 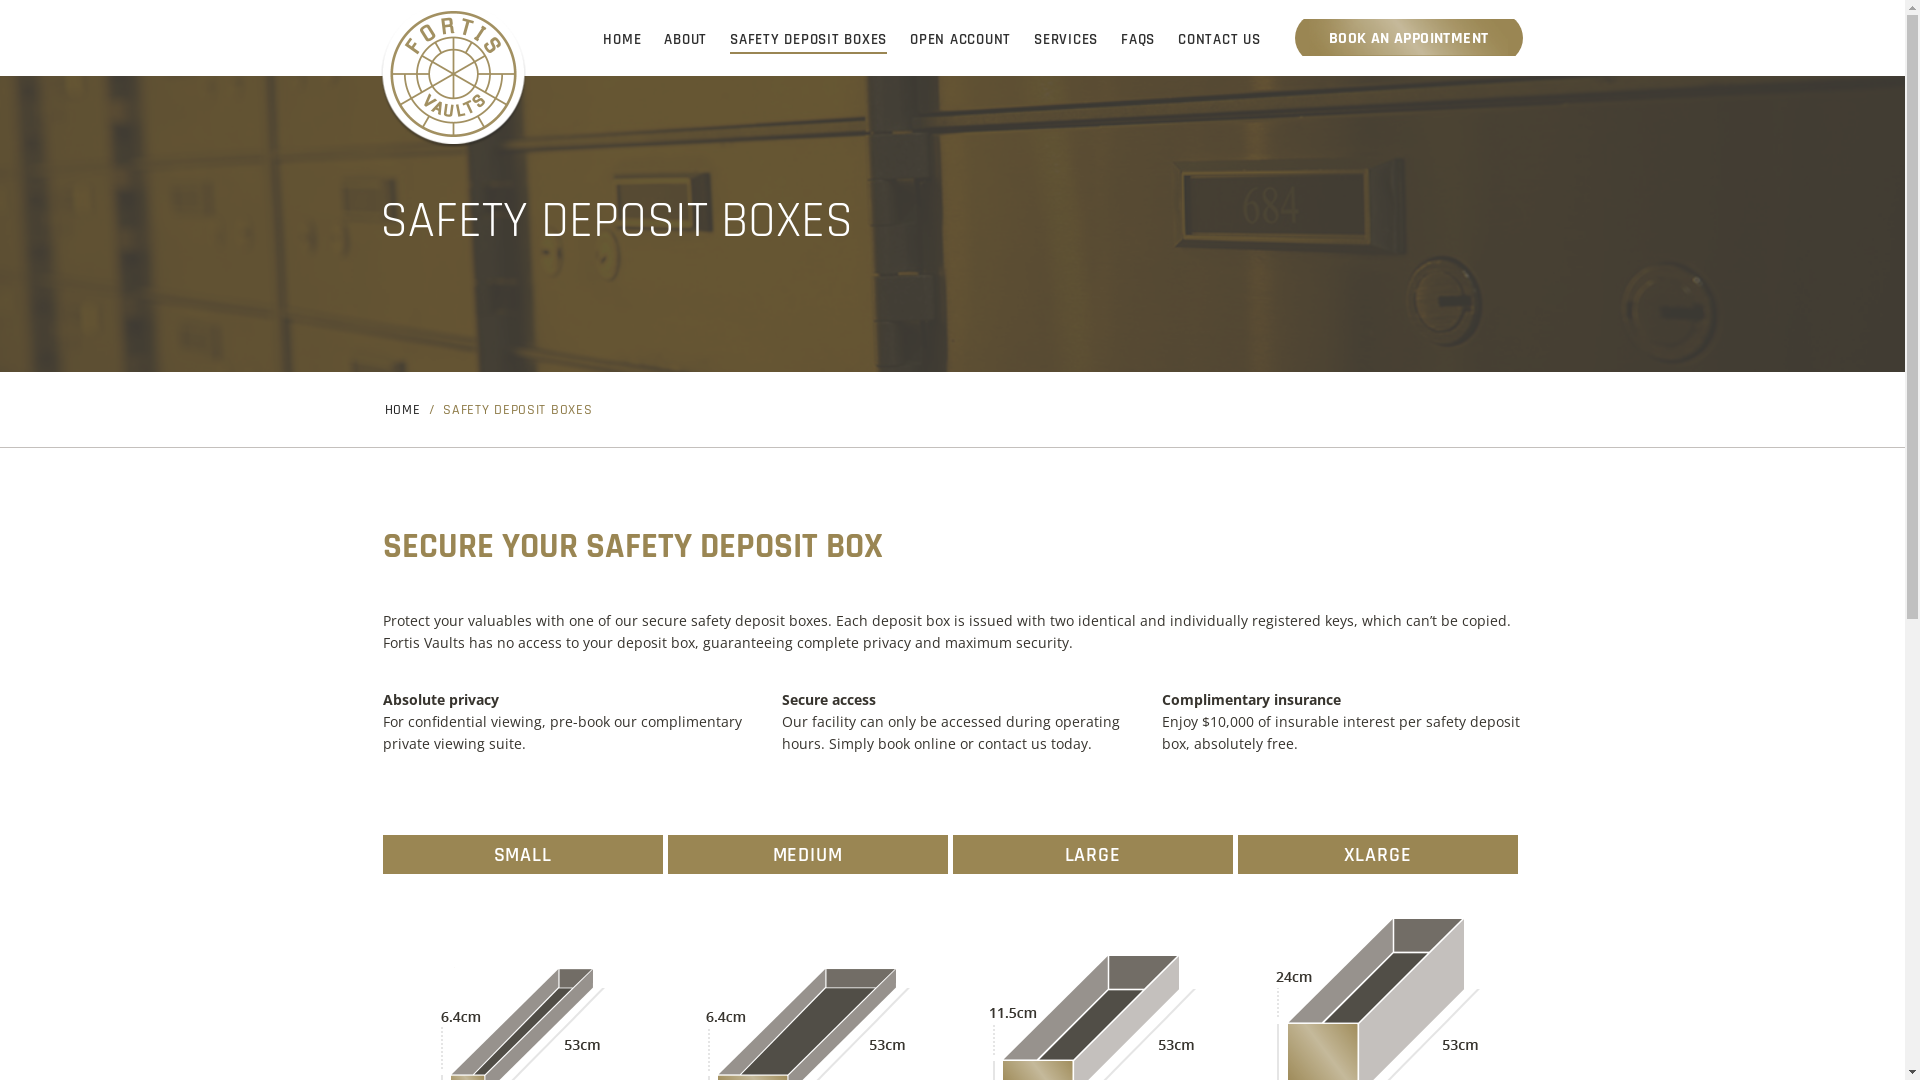 What do you see at coordinates (621, 39) in the screenshot?
I see `'HOME'` at bounding box center [621, 39].